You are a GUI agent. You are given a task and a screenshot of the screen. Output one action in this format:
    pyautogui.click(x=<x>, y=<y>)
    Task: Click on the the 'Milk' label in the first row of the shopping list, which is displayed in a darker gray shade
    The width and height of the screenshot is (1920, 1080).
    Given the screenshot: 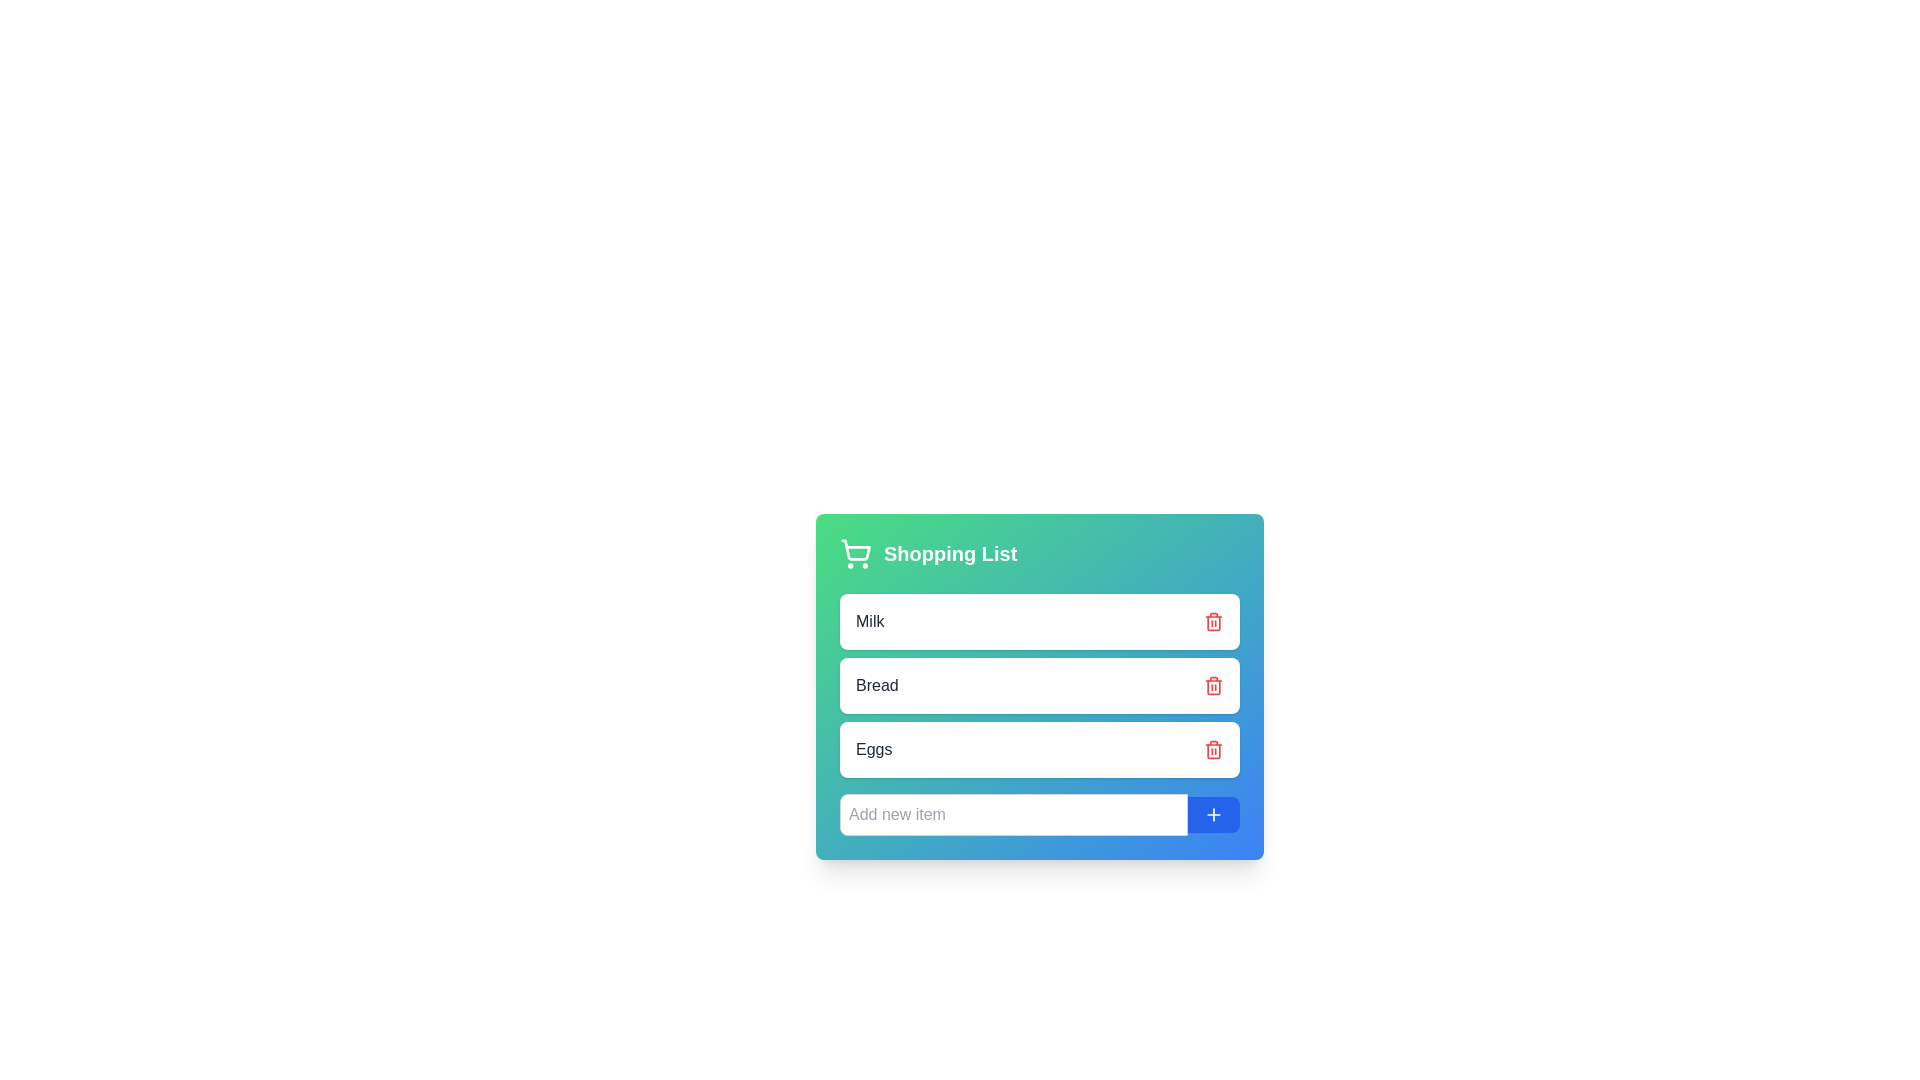 What is the action you would take?
    pyautogui.click(x=870, y=620)
    